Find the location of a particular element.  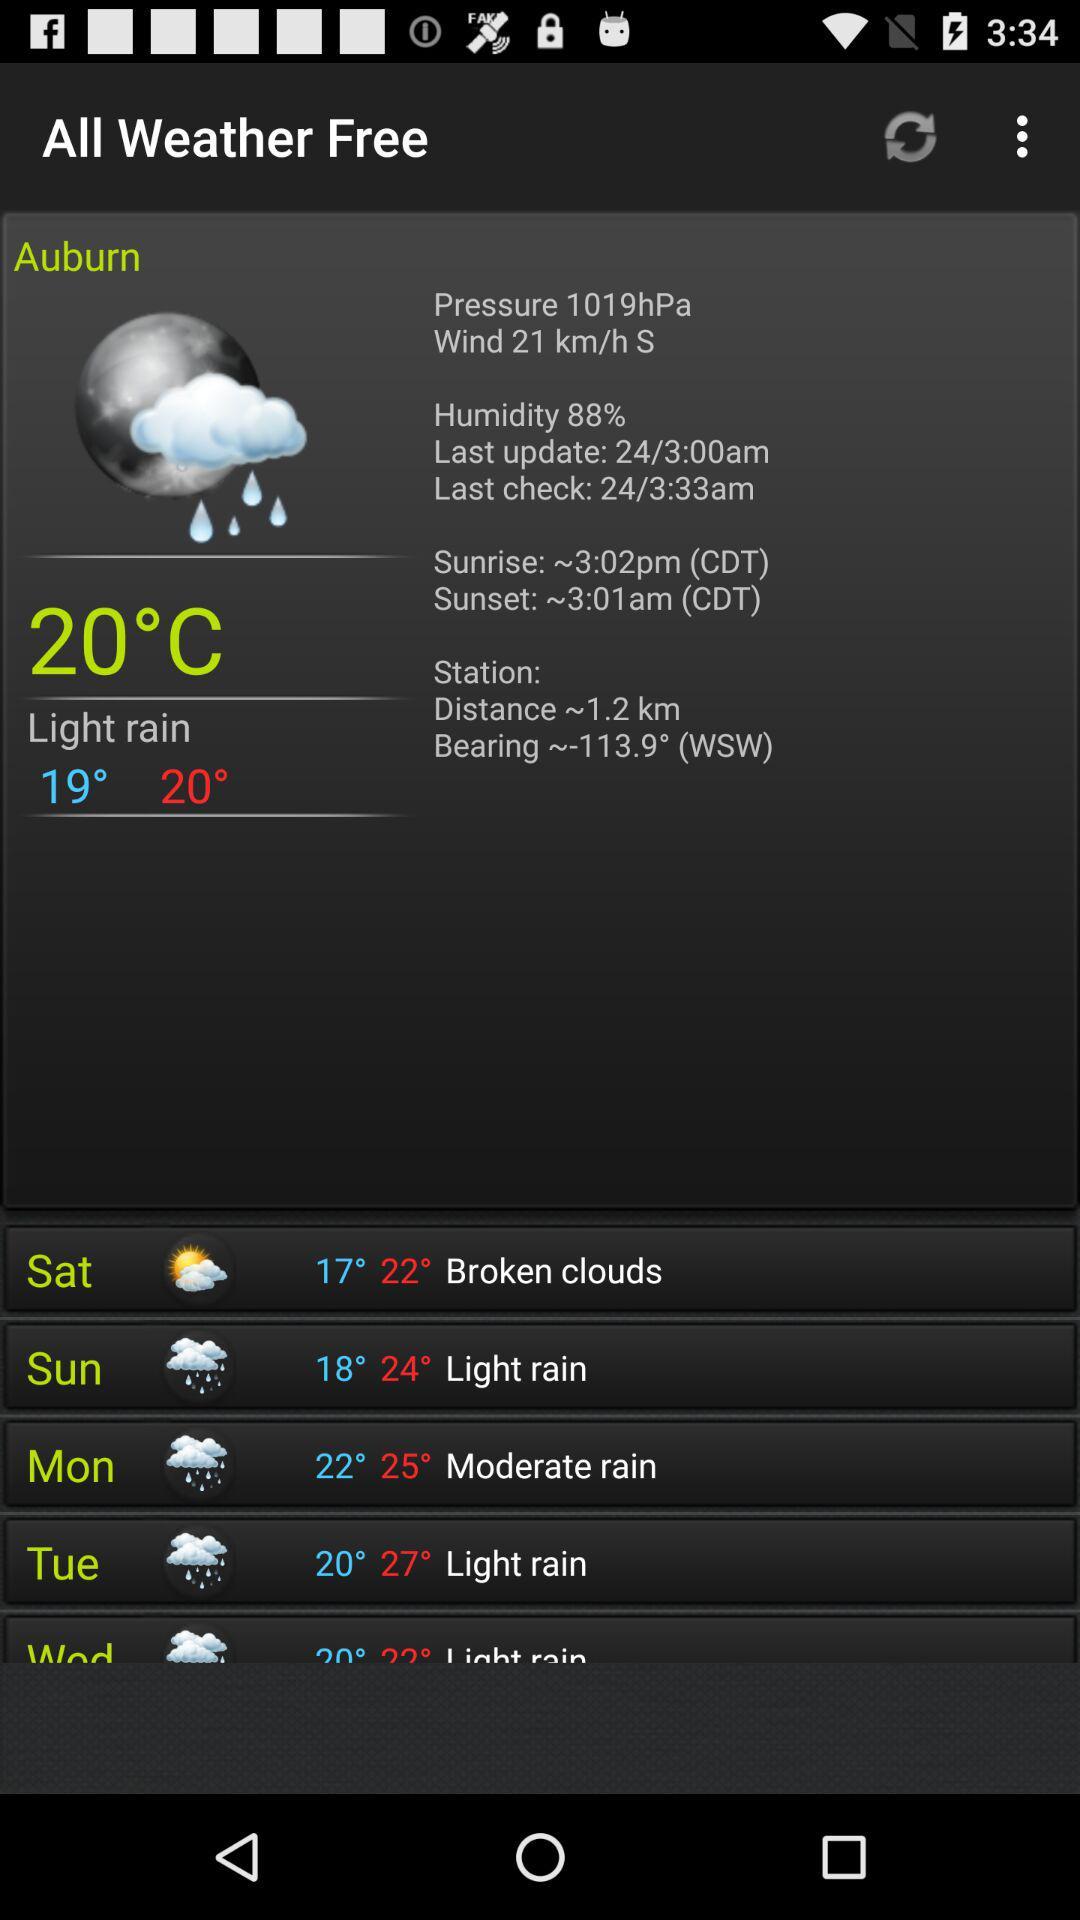

cloud image right to sun is located at coordinates (196, 1366).